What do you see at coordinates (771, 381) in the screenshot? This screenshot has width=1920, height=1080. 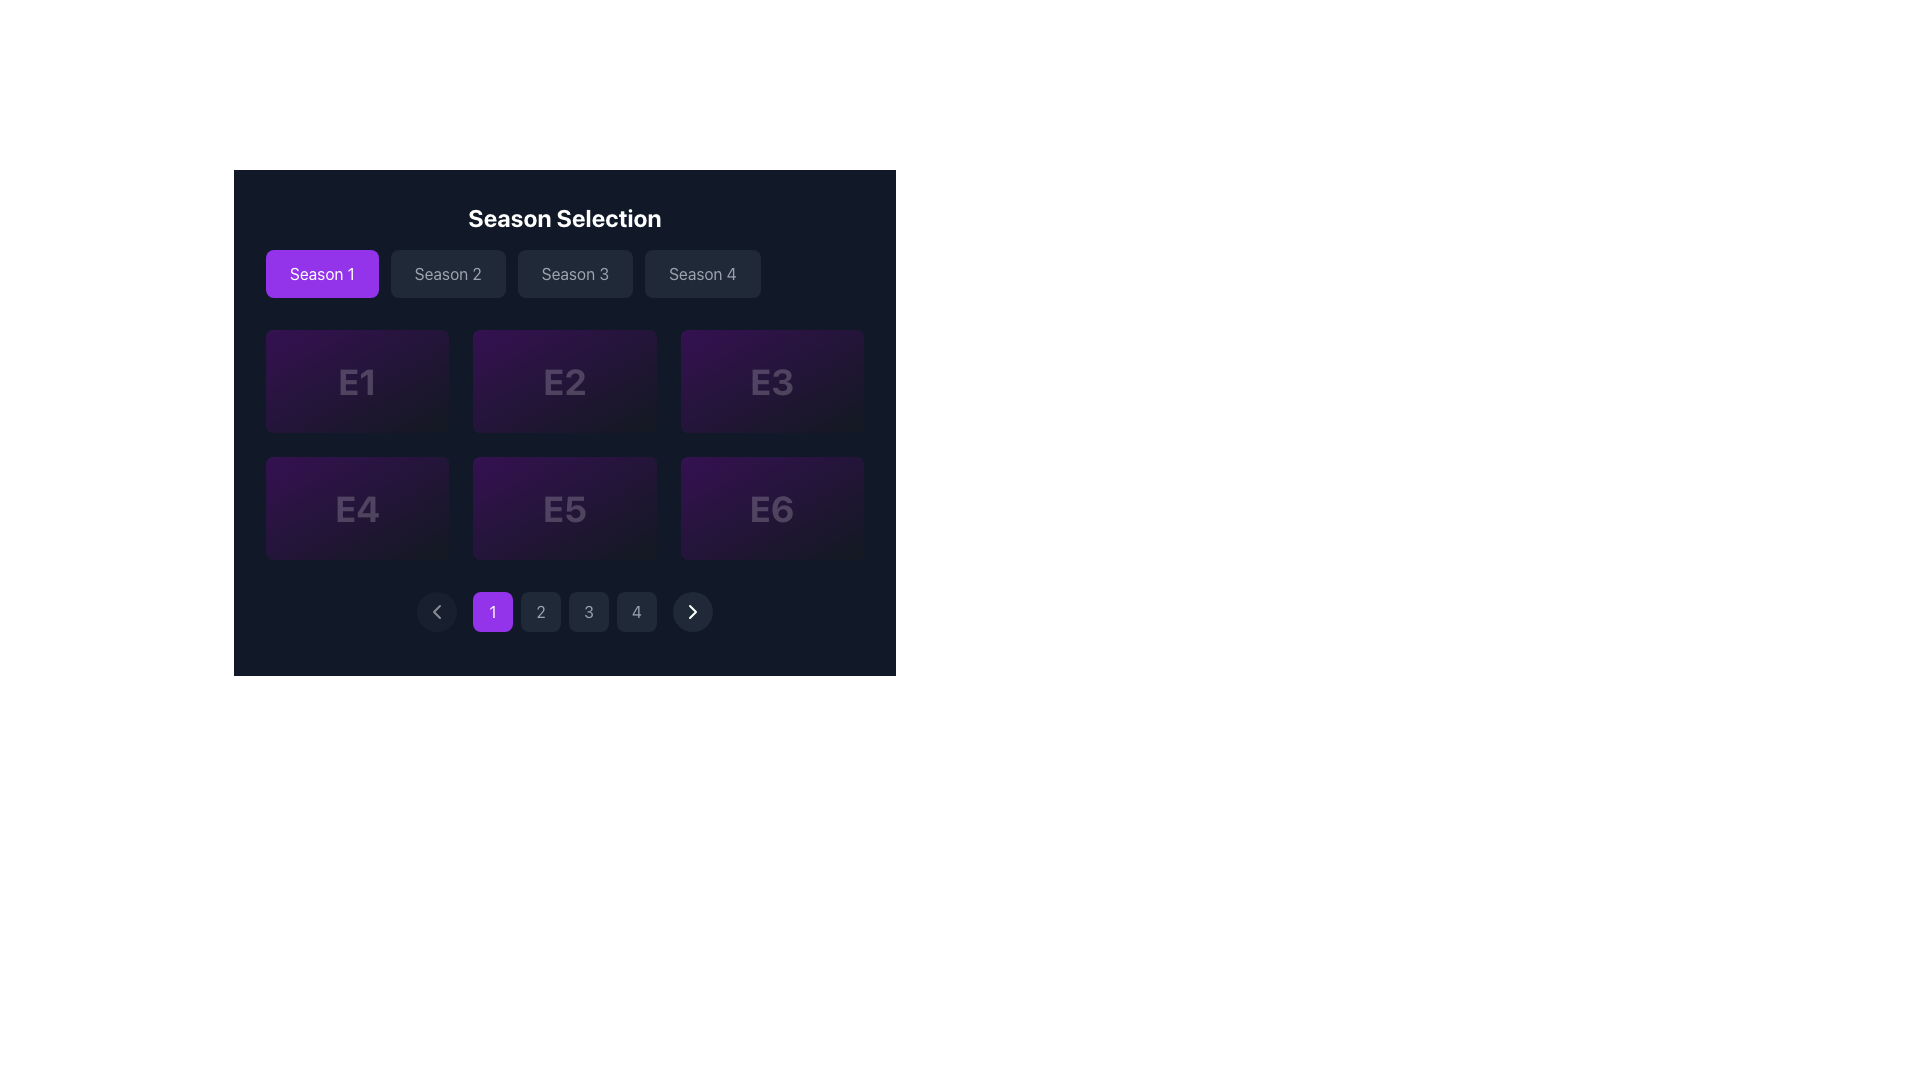 I see `the button labeled 'E3' with a dark purple background for keyboard navigation` at bounding box center [771, 381].